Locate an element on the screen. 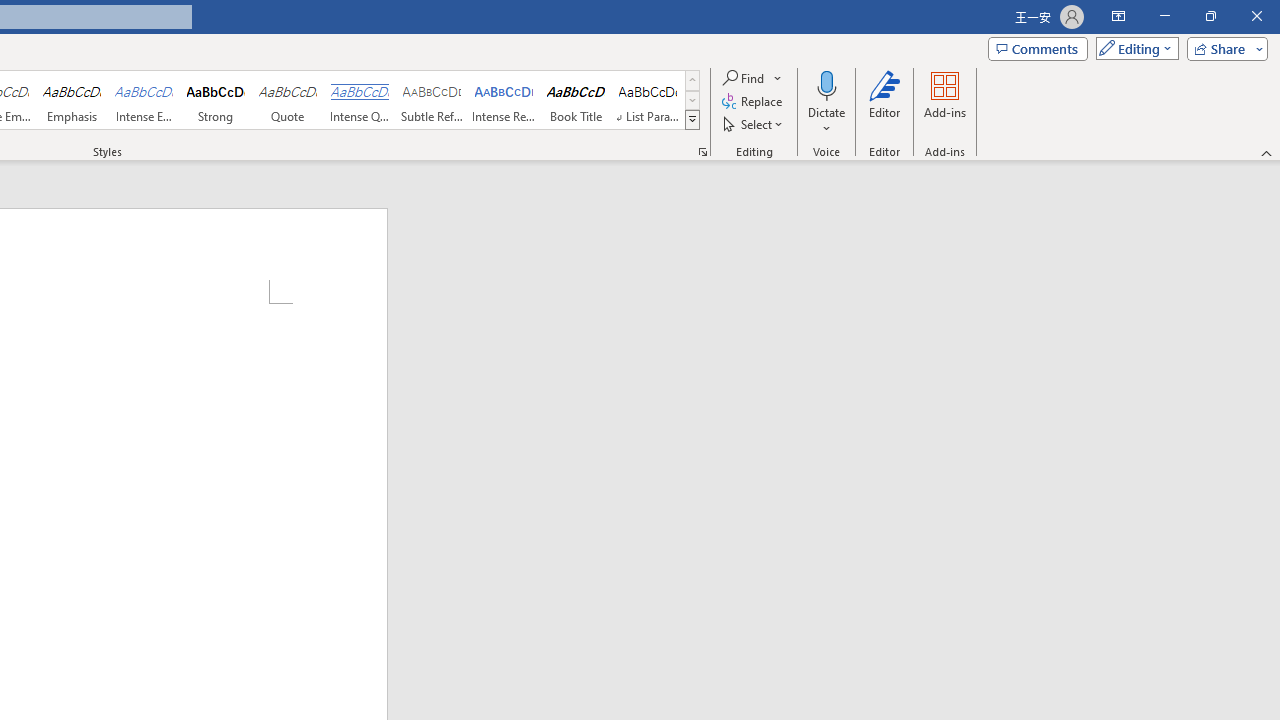 The width and height of the screenshot is (1280, 720). 'Emphasis' is located at coordinates (71, 100).